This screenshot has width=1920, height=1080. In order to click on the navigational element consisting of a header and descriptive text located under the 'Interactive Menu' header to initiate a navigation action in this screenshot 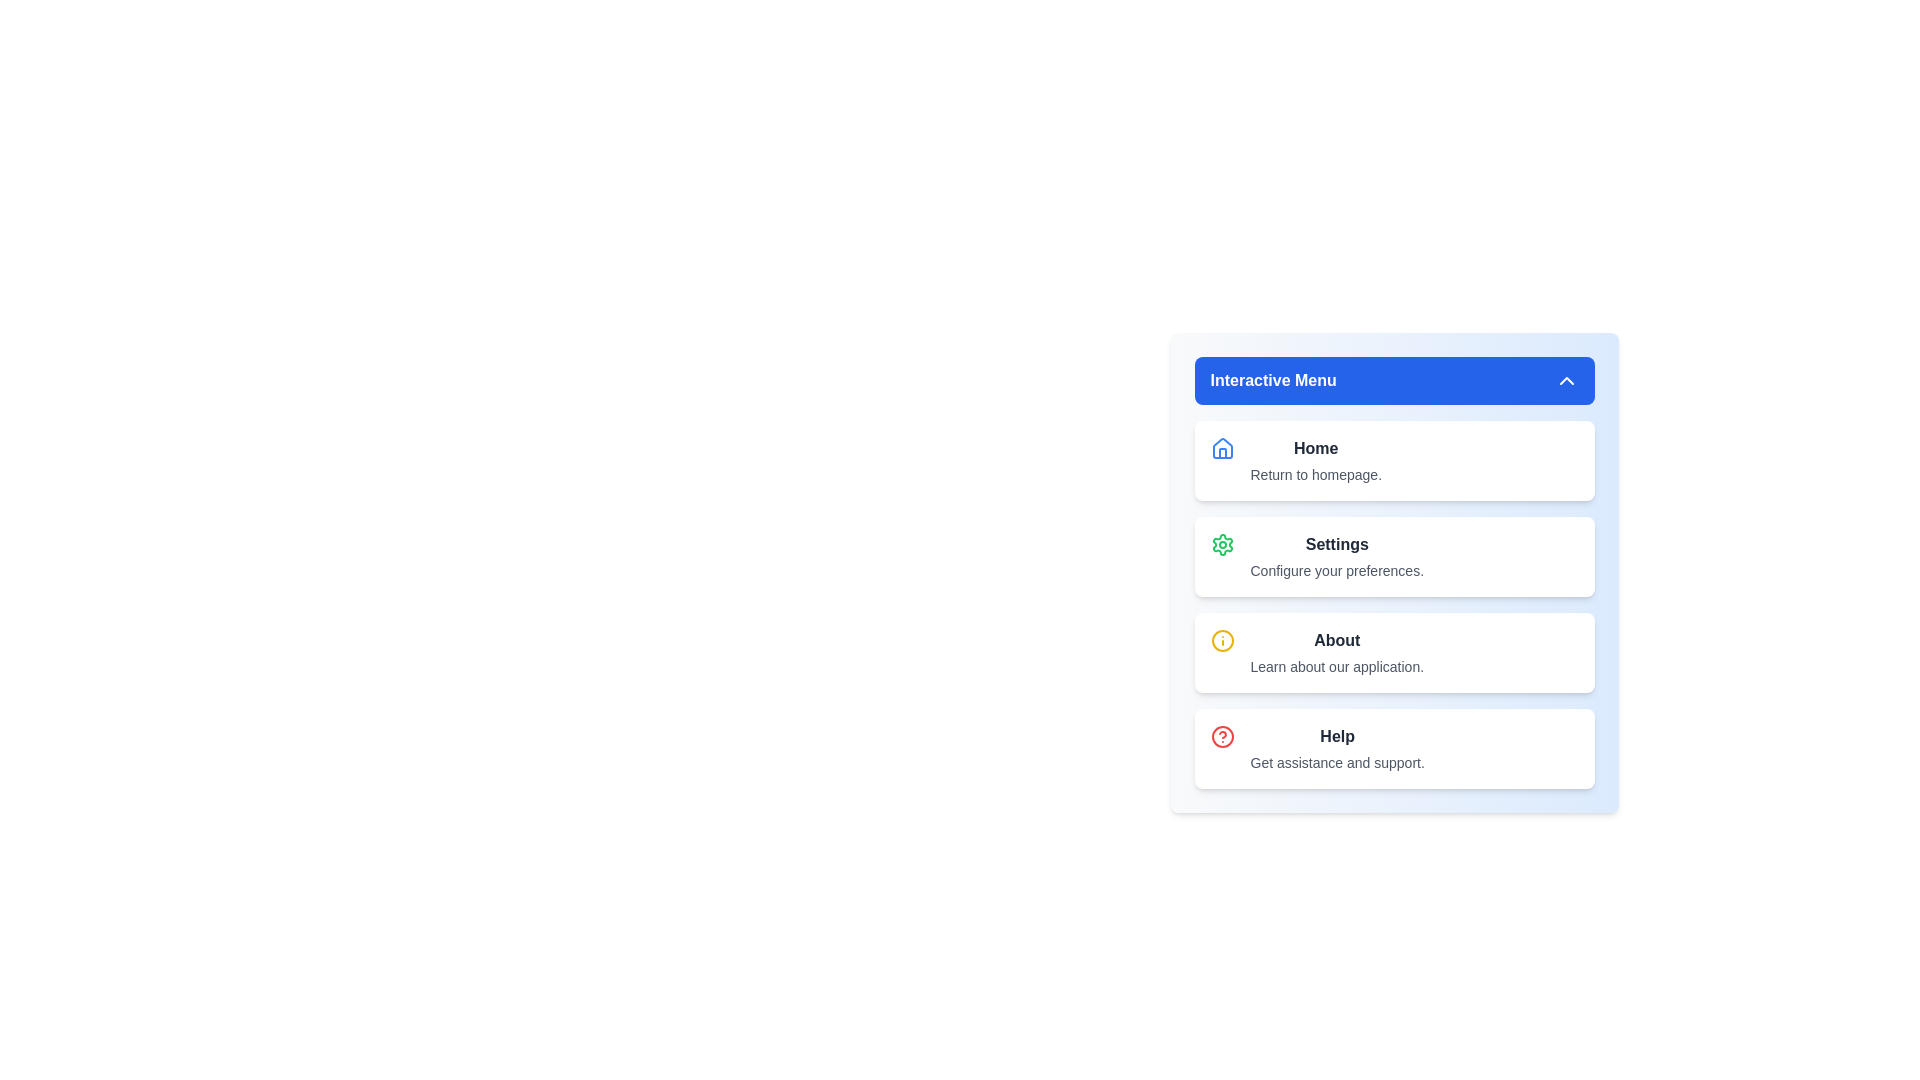, I will do `click(1316, 461)`.